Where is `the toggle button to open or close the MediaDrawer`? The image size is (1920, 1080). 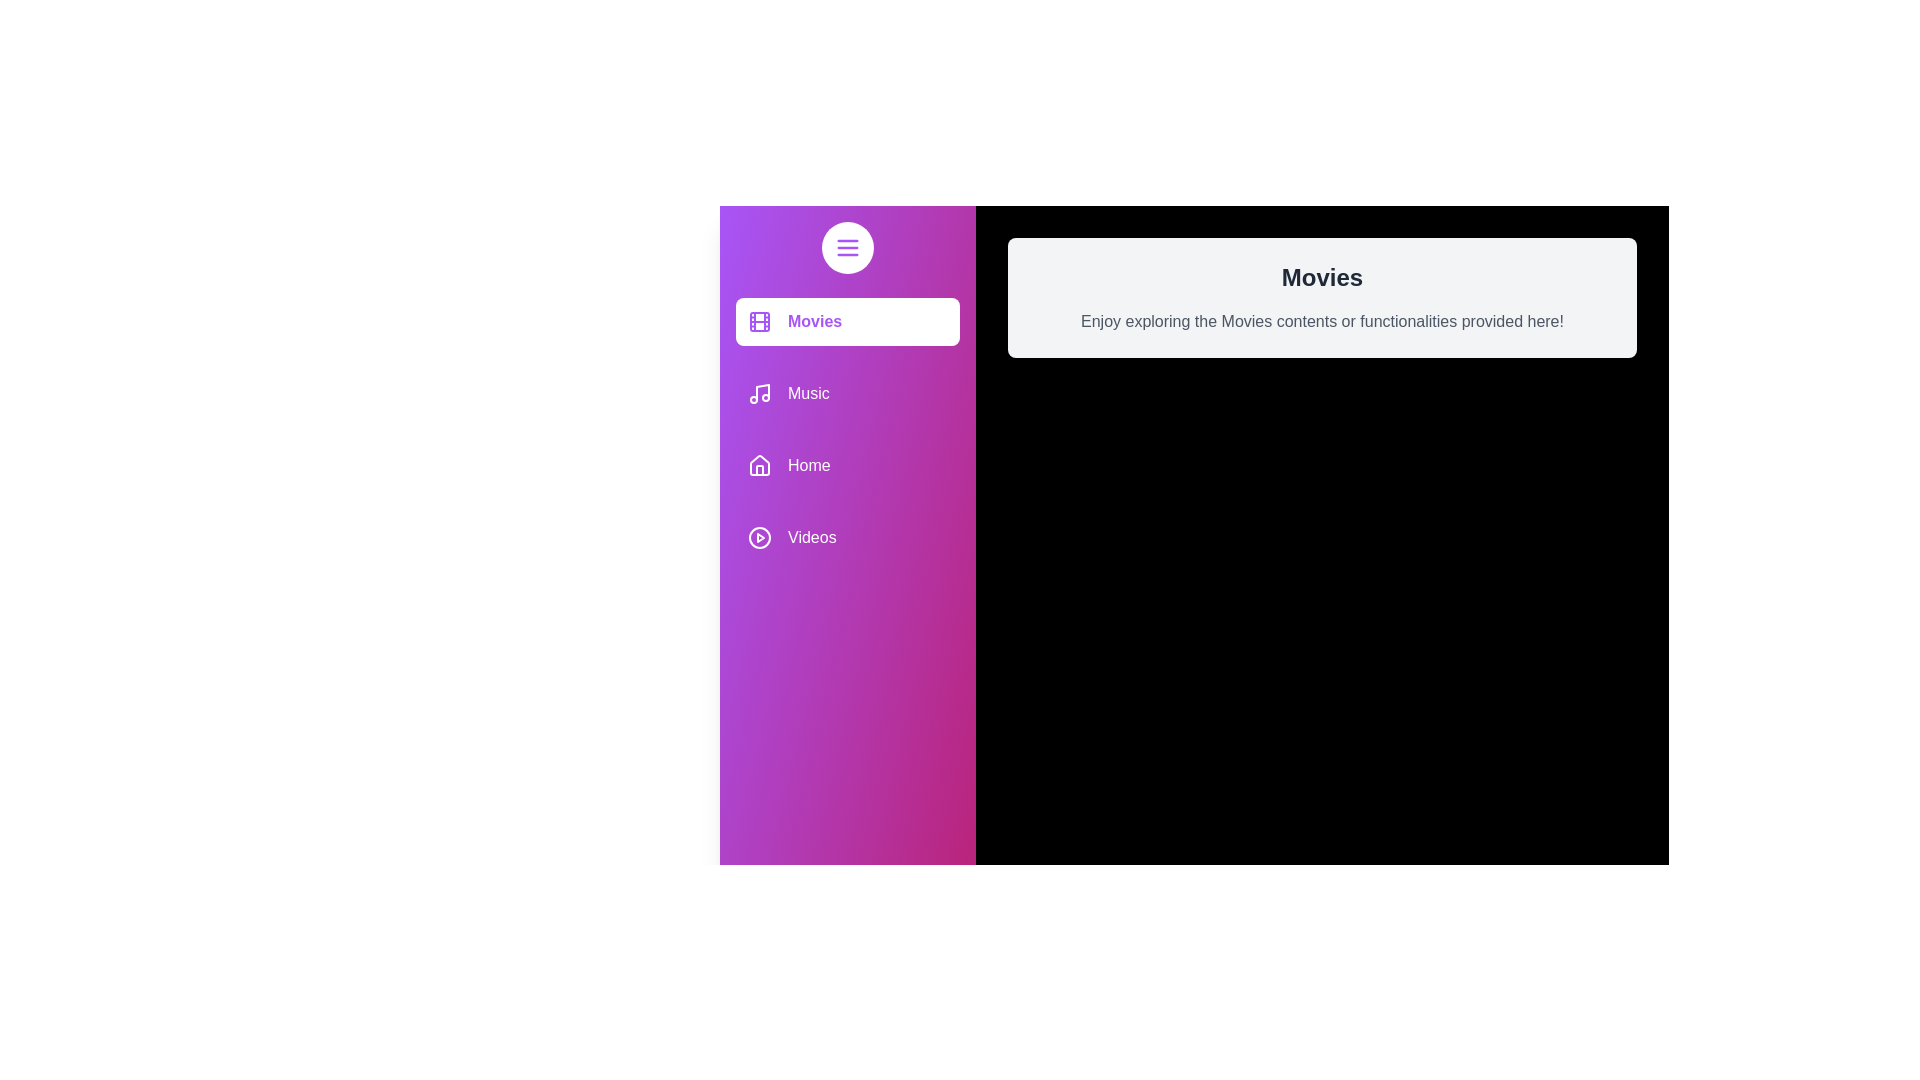 the toggle button to open or close the MediaDrawer is located at coordinates (848, 246).